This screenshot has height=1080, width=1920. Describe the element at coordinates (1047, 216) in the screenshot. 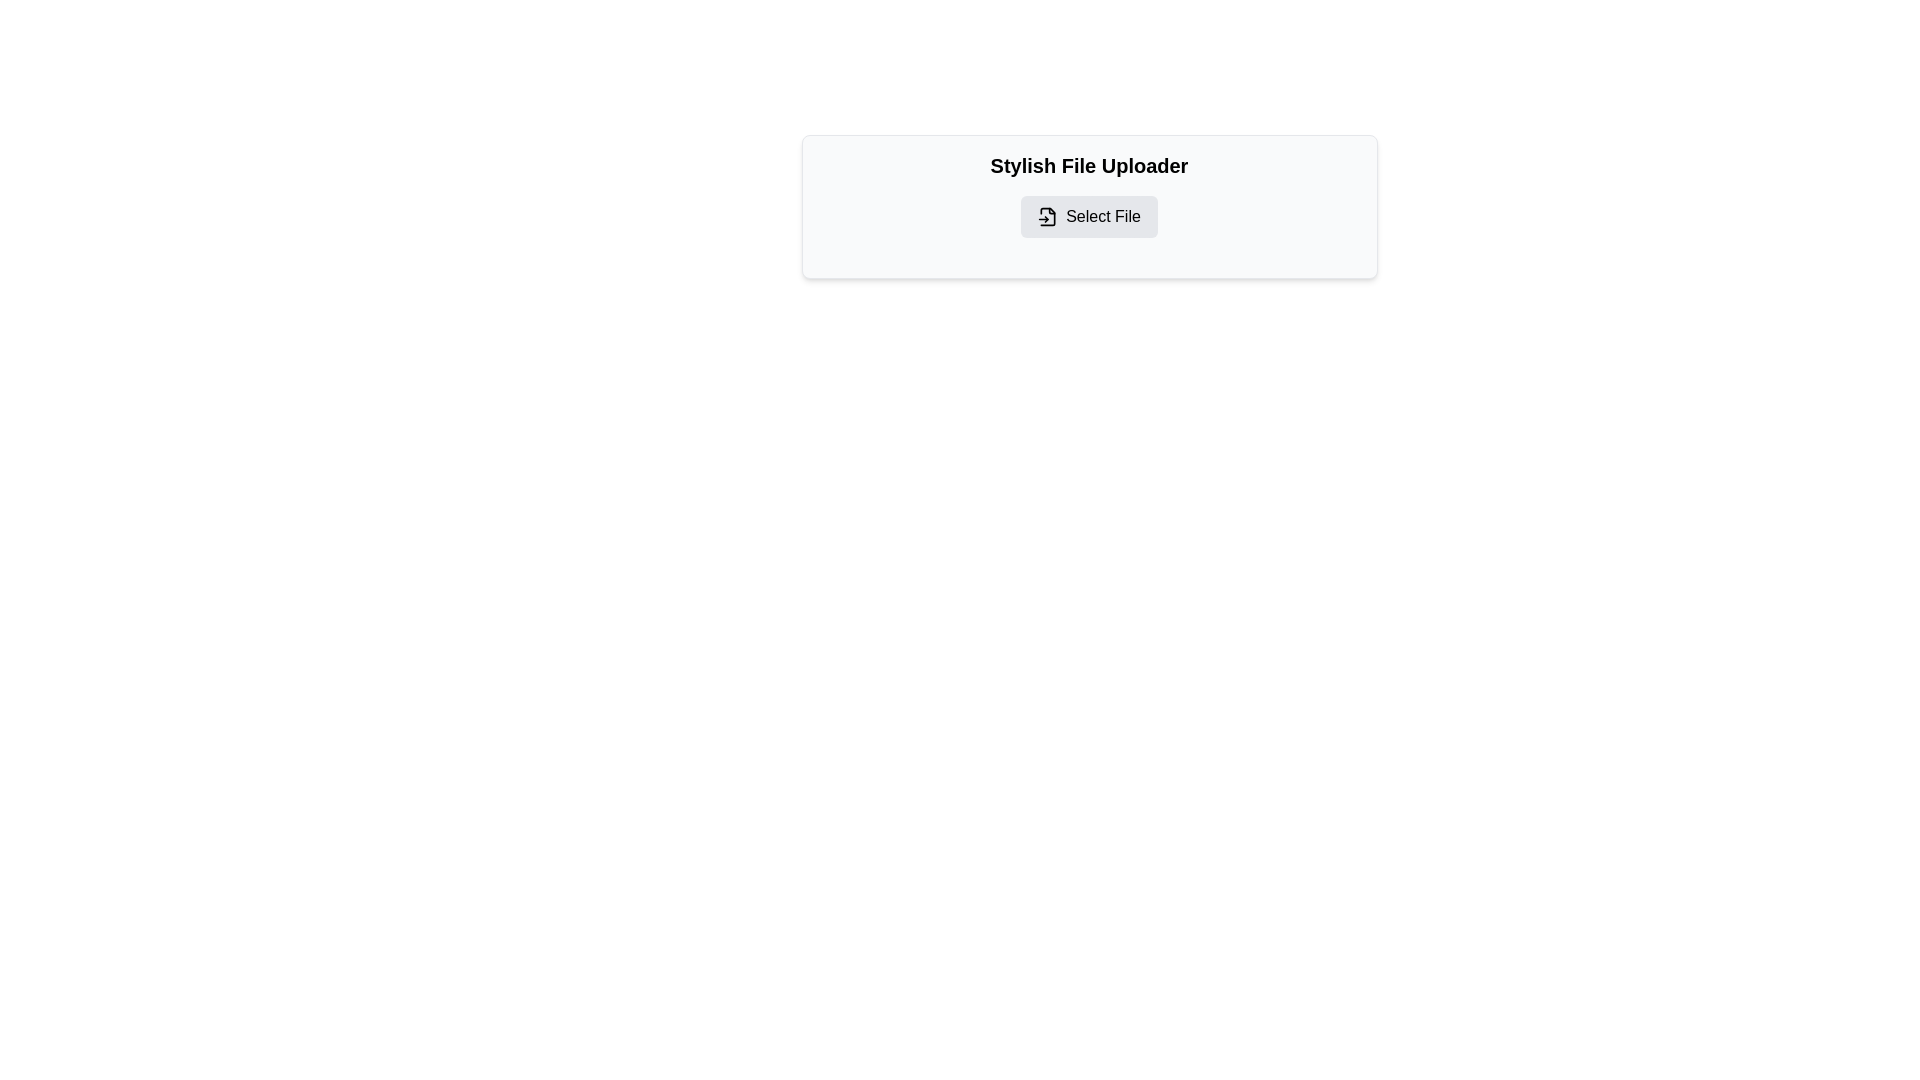

I see `the simplified file icon within the 'Select File' button, which is visually represented as a square with a corner folded down` at that location.